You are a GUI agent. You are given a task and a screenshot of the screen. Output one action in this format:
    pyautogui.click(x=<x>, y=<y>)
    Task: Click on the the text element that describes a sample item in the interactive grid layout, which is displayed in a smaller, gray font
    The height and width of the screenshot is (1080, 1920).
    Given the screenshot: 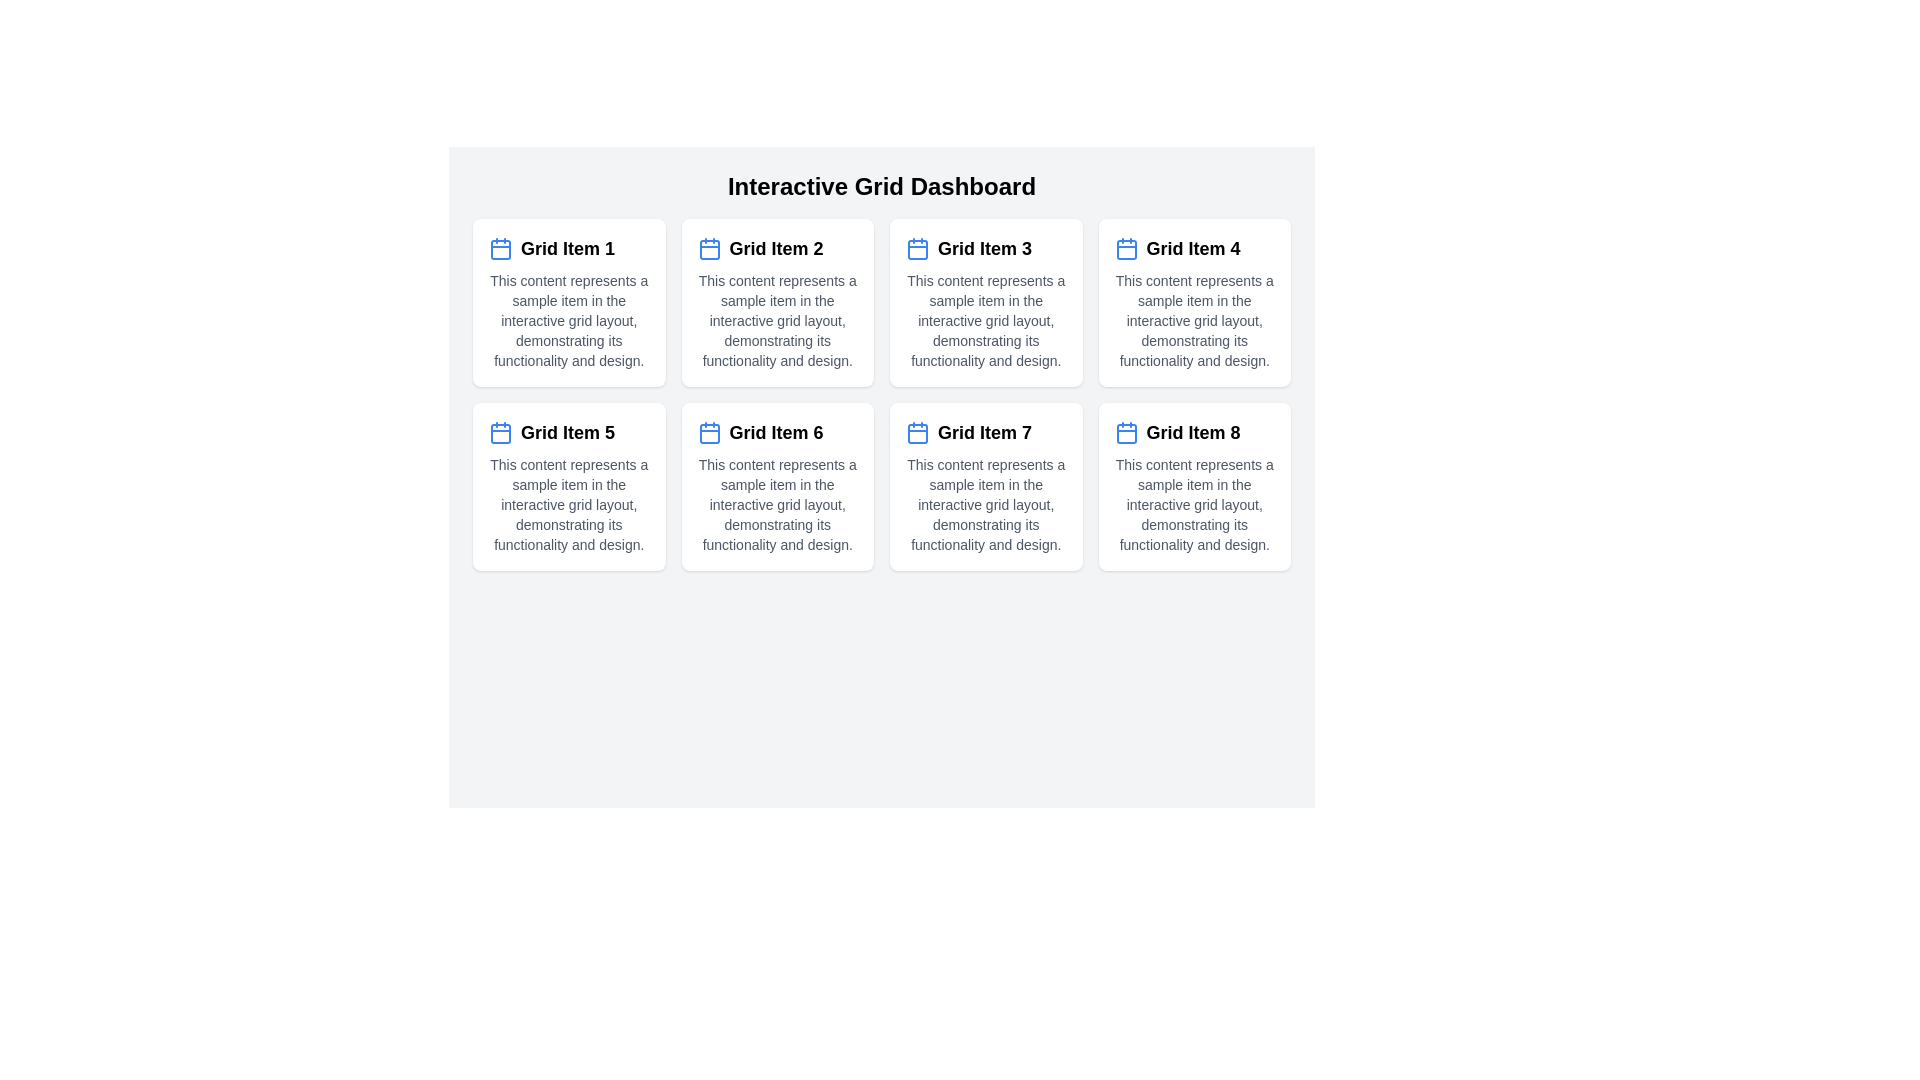 What is the action you would take?
    pyautogui.click(x=776, y=504)
    